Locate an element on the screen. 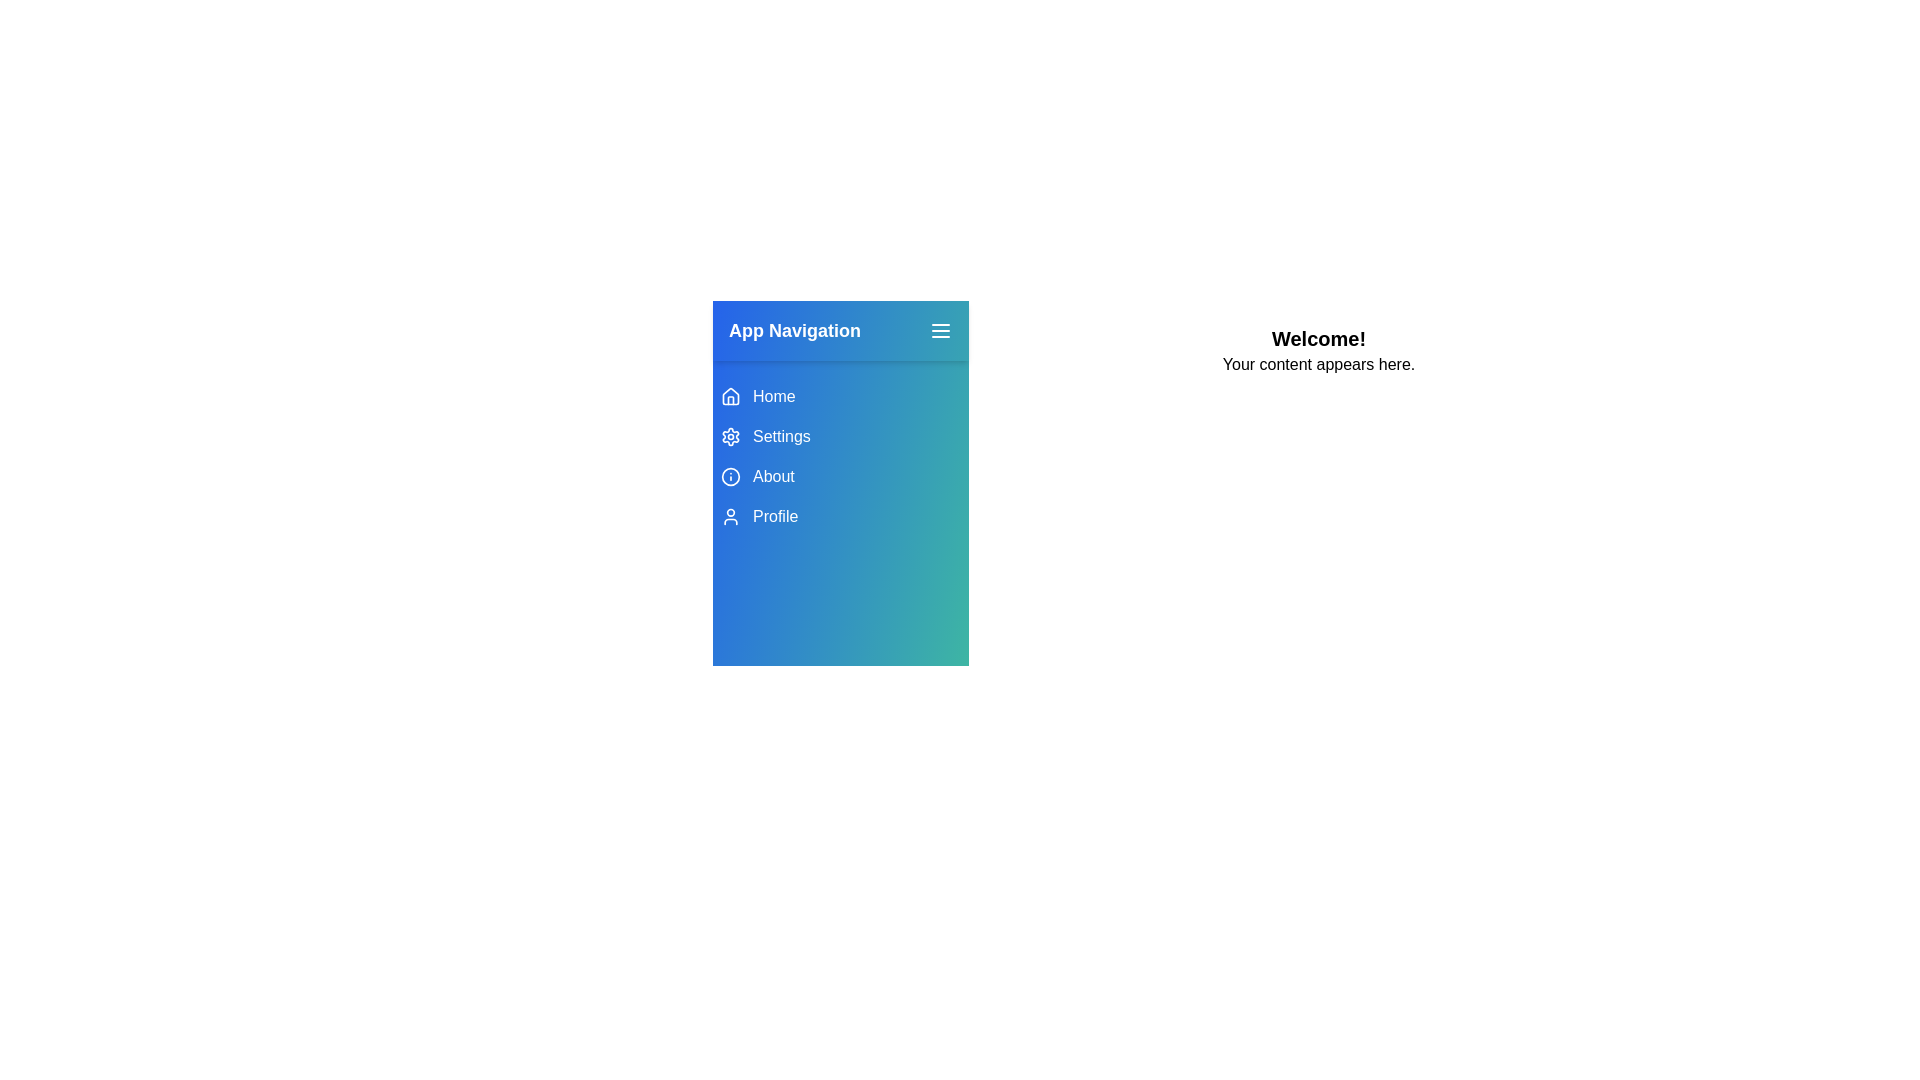  the menu item Home from the drawer is located at coordinates (840, 397).